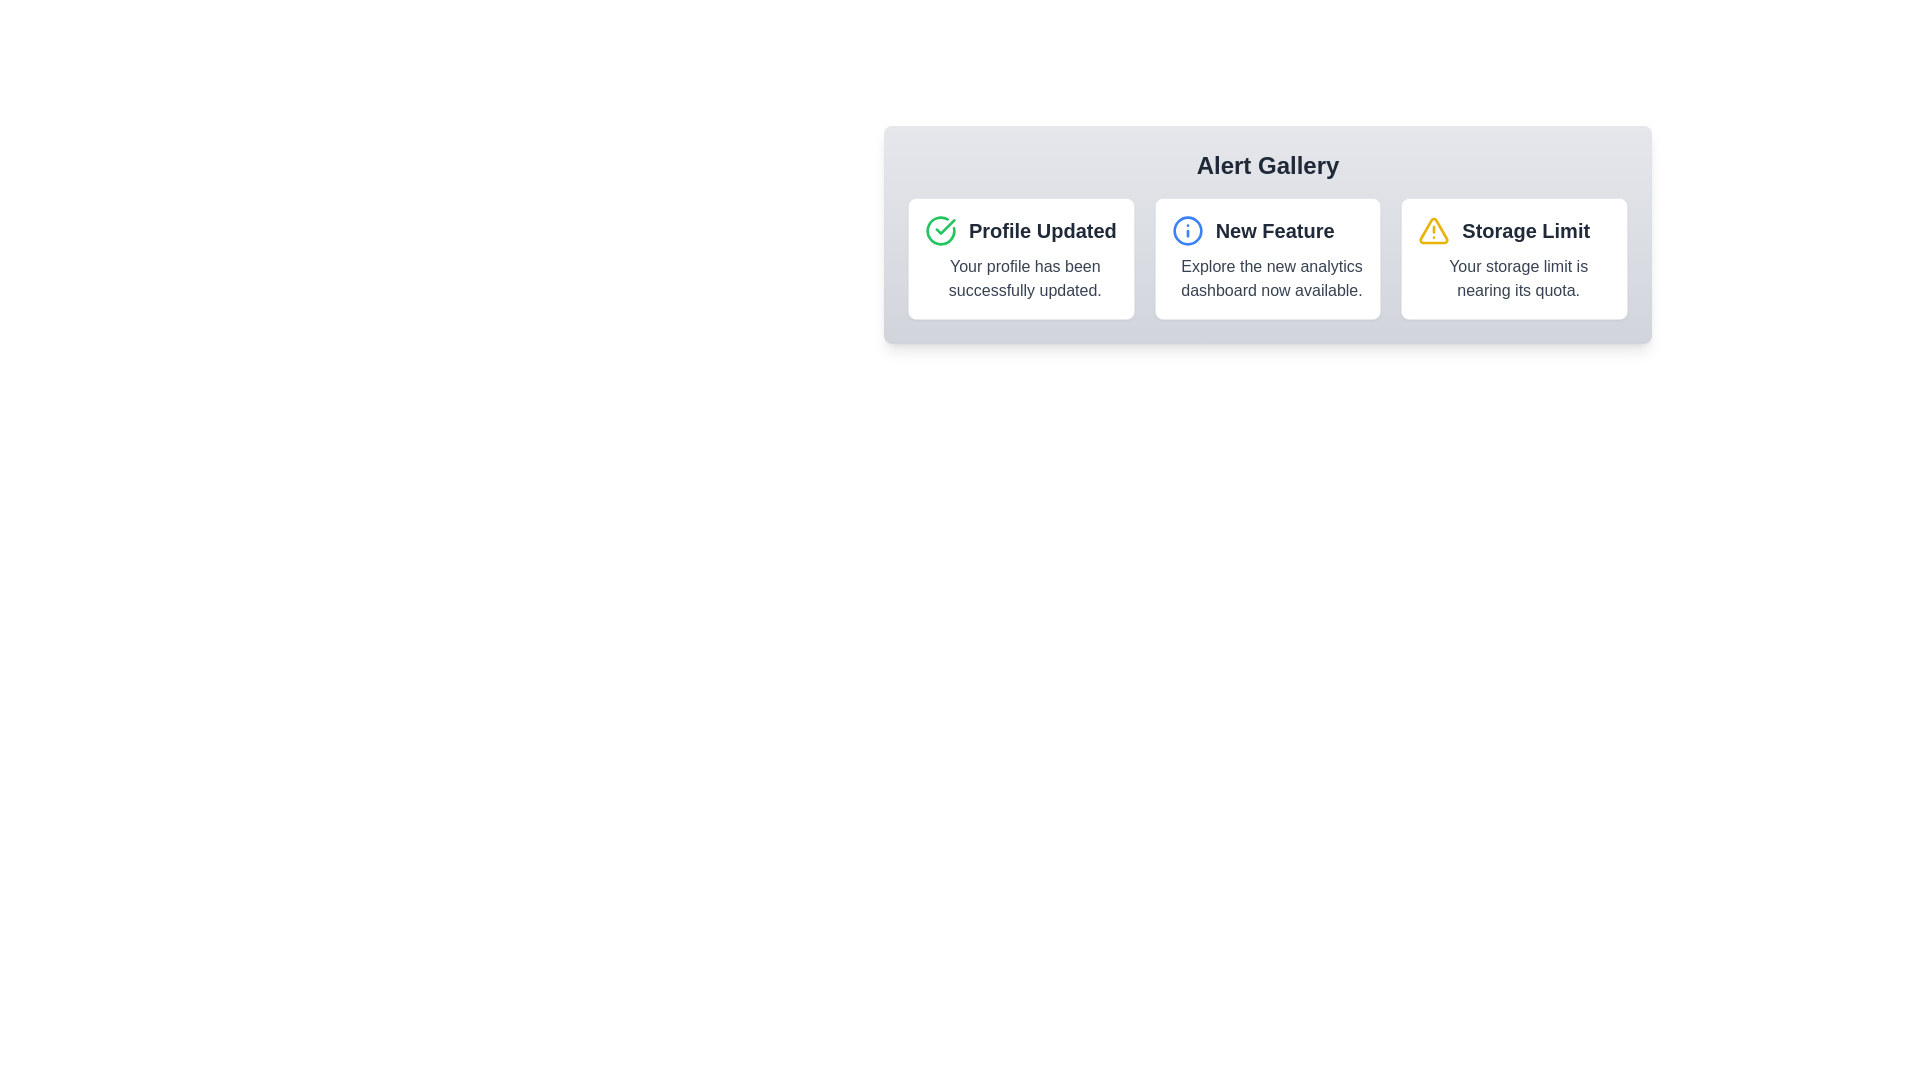 The width and height of the screenshot is (1920, 1080). Describe the element at coordinates (1433, 230) in the screenshot. I see `the triangular warning icon with a yellow border and an exclamation mark, located in the 'Storage Limit' section, to the left of the text 'Storage Limit' and 'Your storage limit is nearing its quota.'` at that location.